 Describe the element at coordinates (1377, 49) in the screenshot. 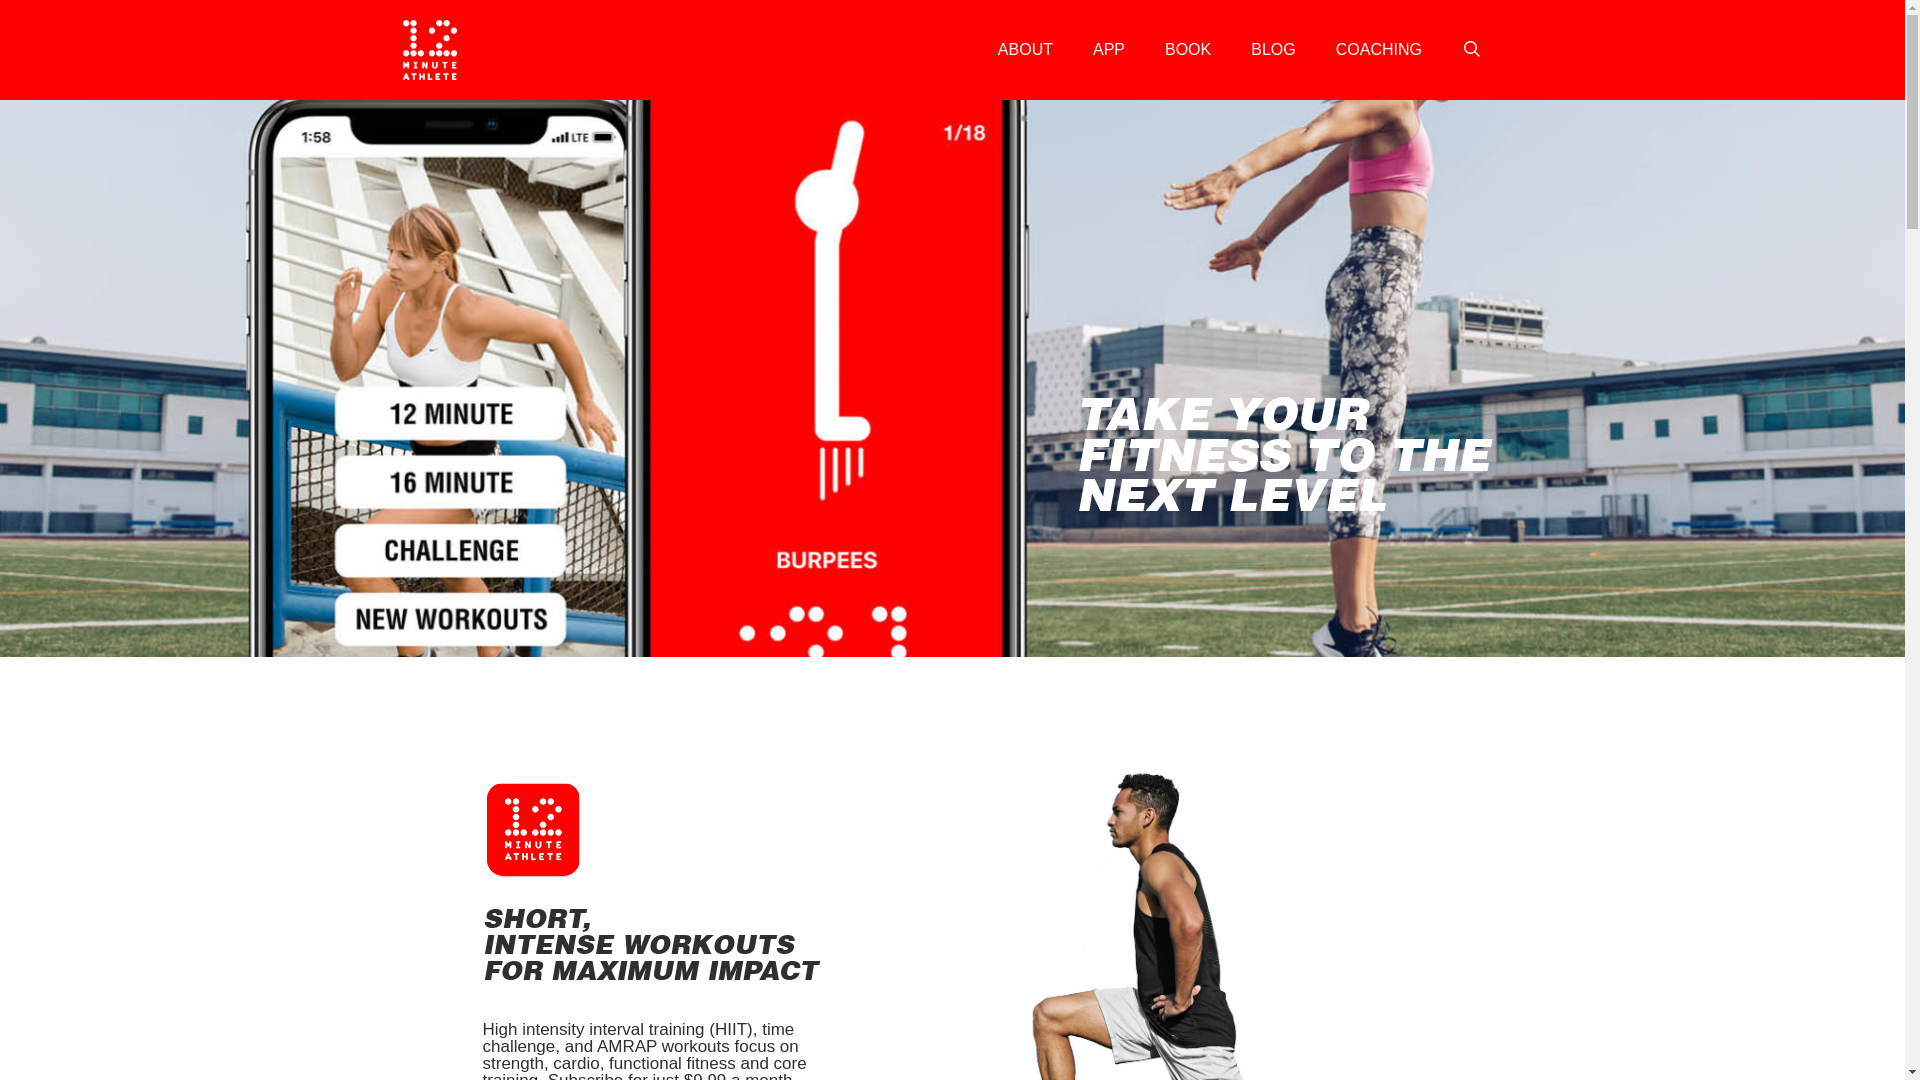

I see `'COACHING'` at that location.